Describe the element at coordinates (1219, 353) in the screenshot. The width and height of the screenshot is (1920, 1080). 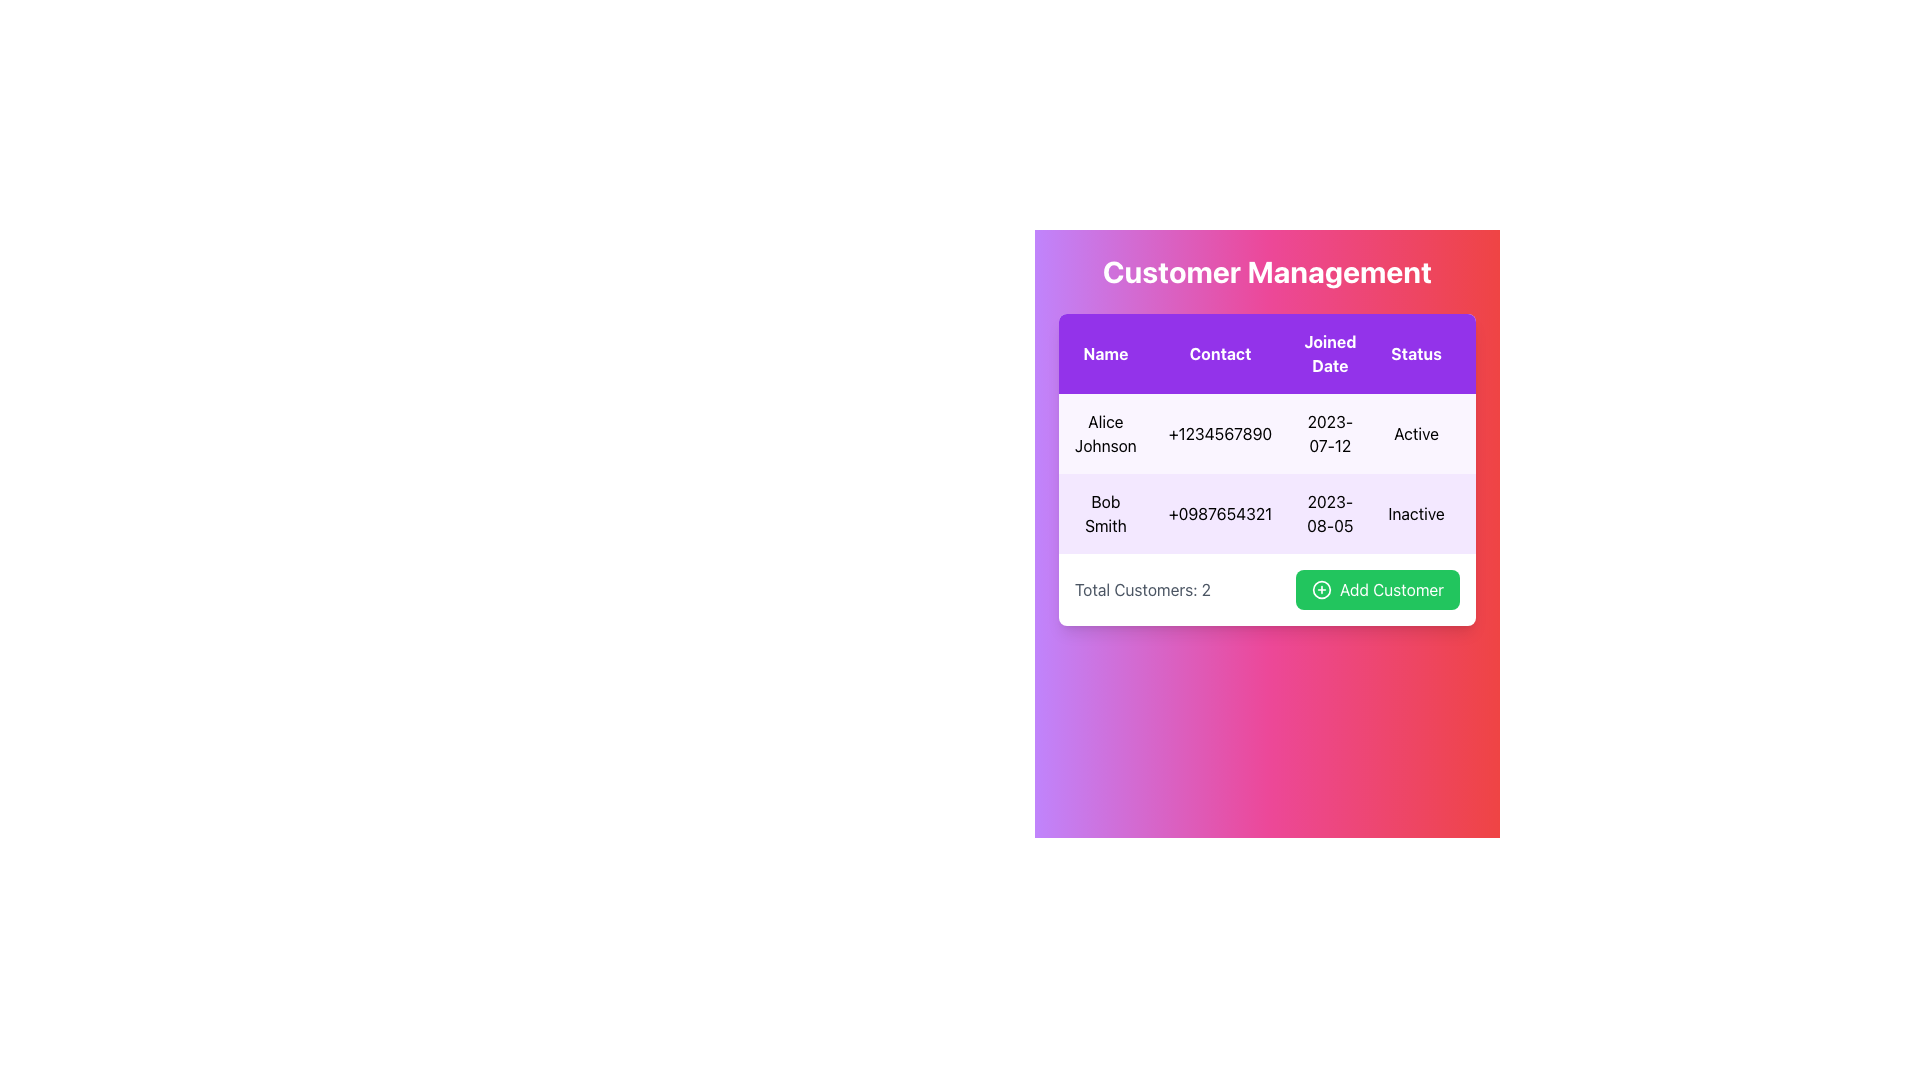
I see `the 'Contact' text label which is displayed in white font on a purple background, located in the header row of a table layout, to the right of the 'Name' header and to the left of the 'Joined Date' header` at that location.